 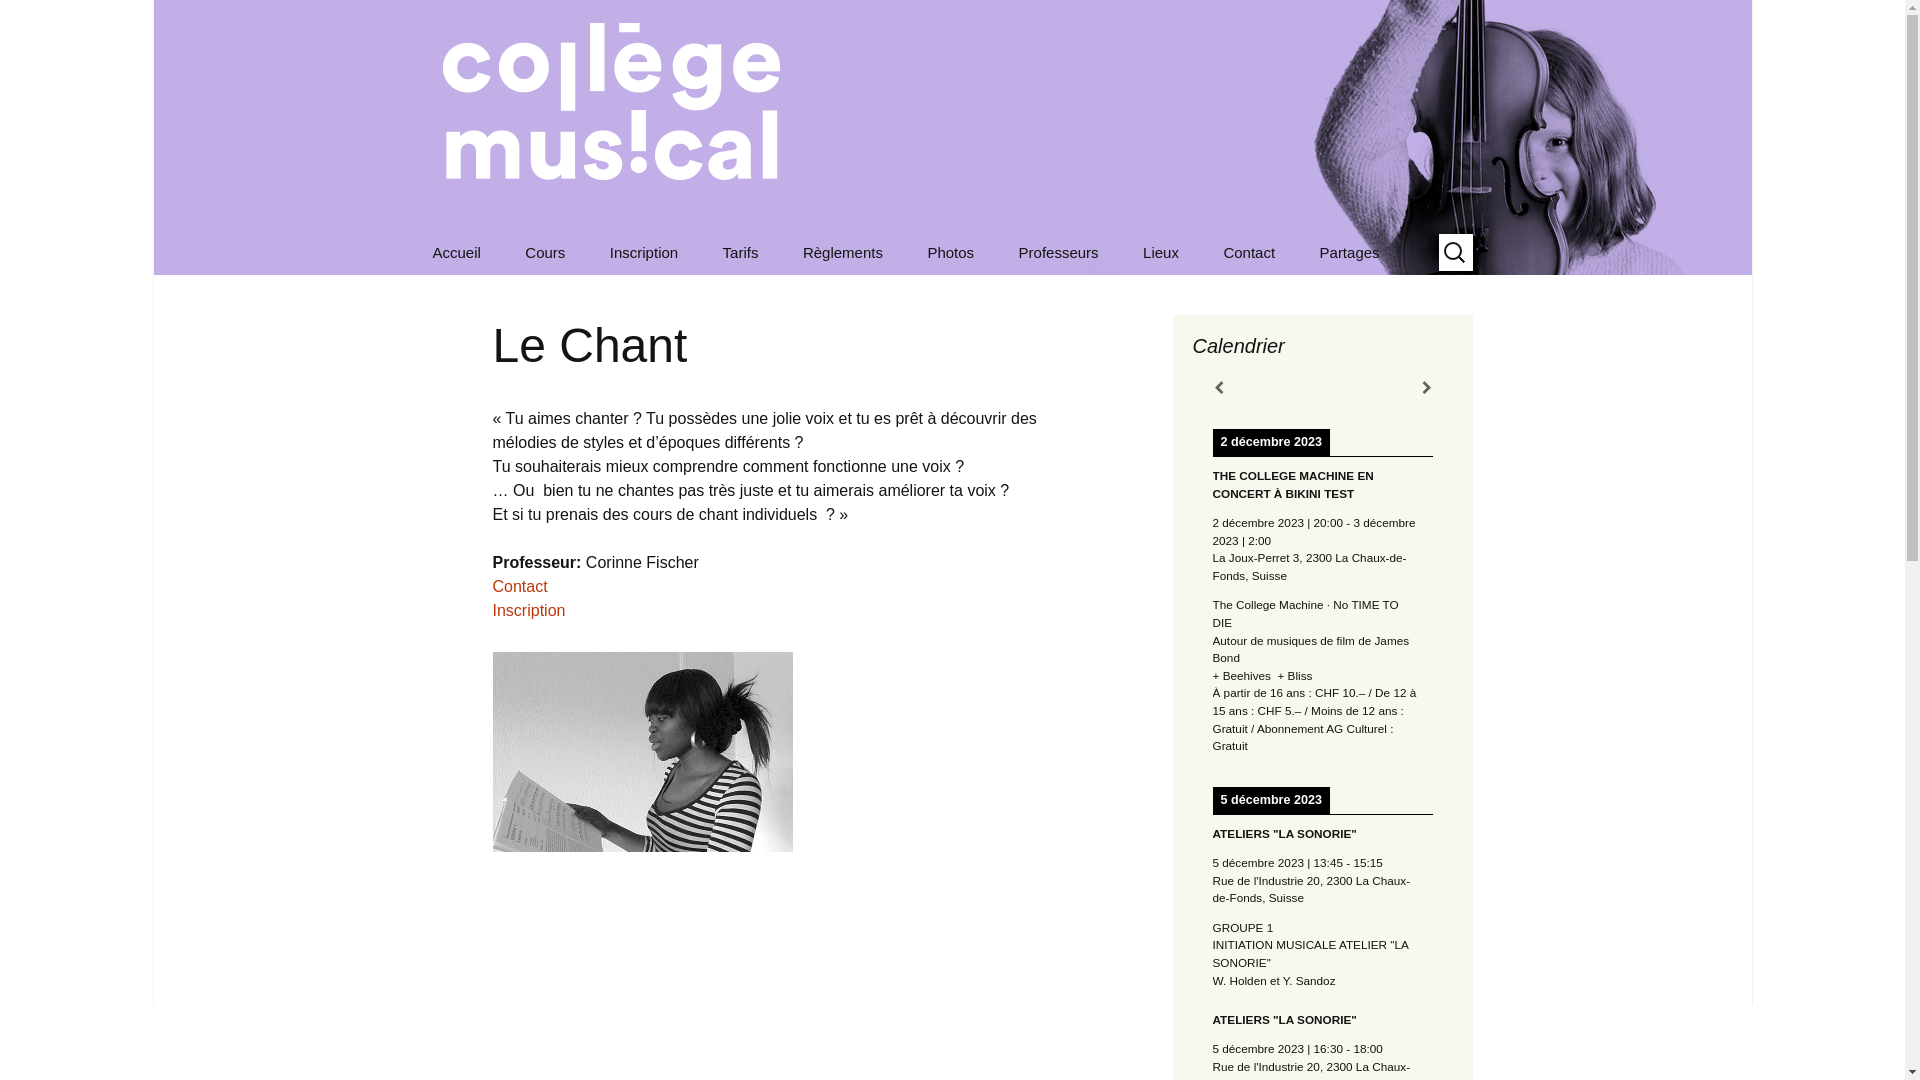 I want to click on 'Cours', so click(x=545, y=251).